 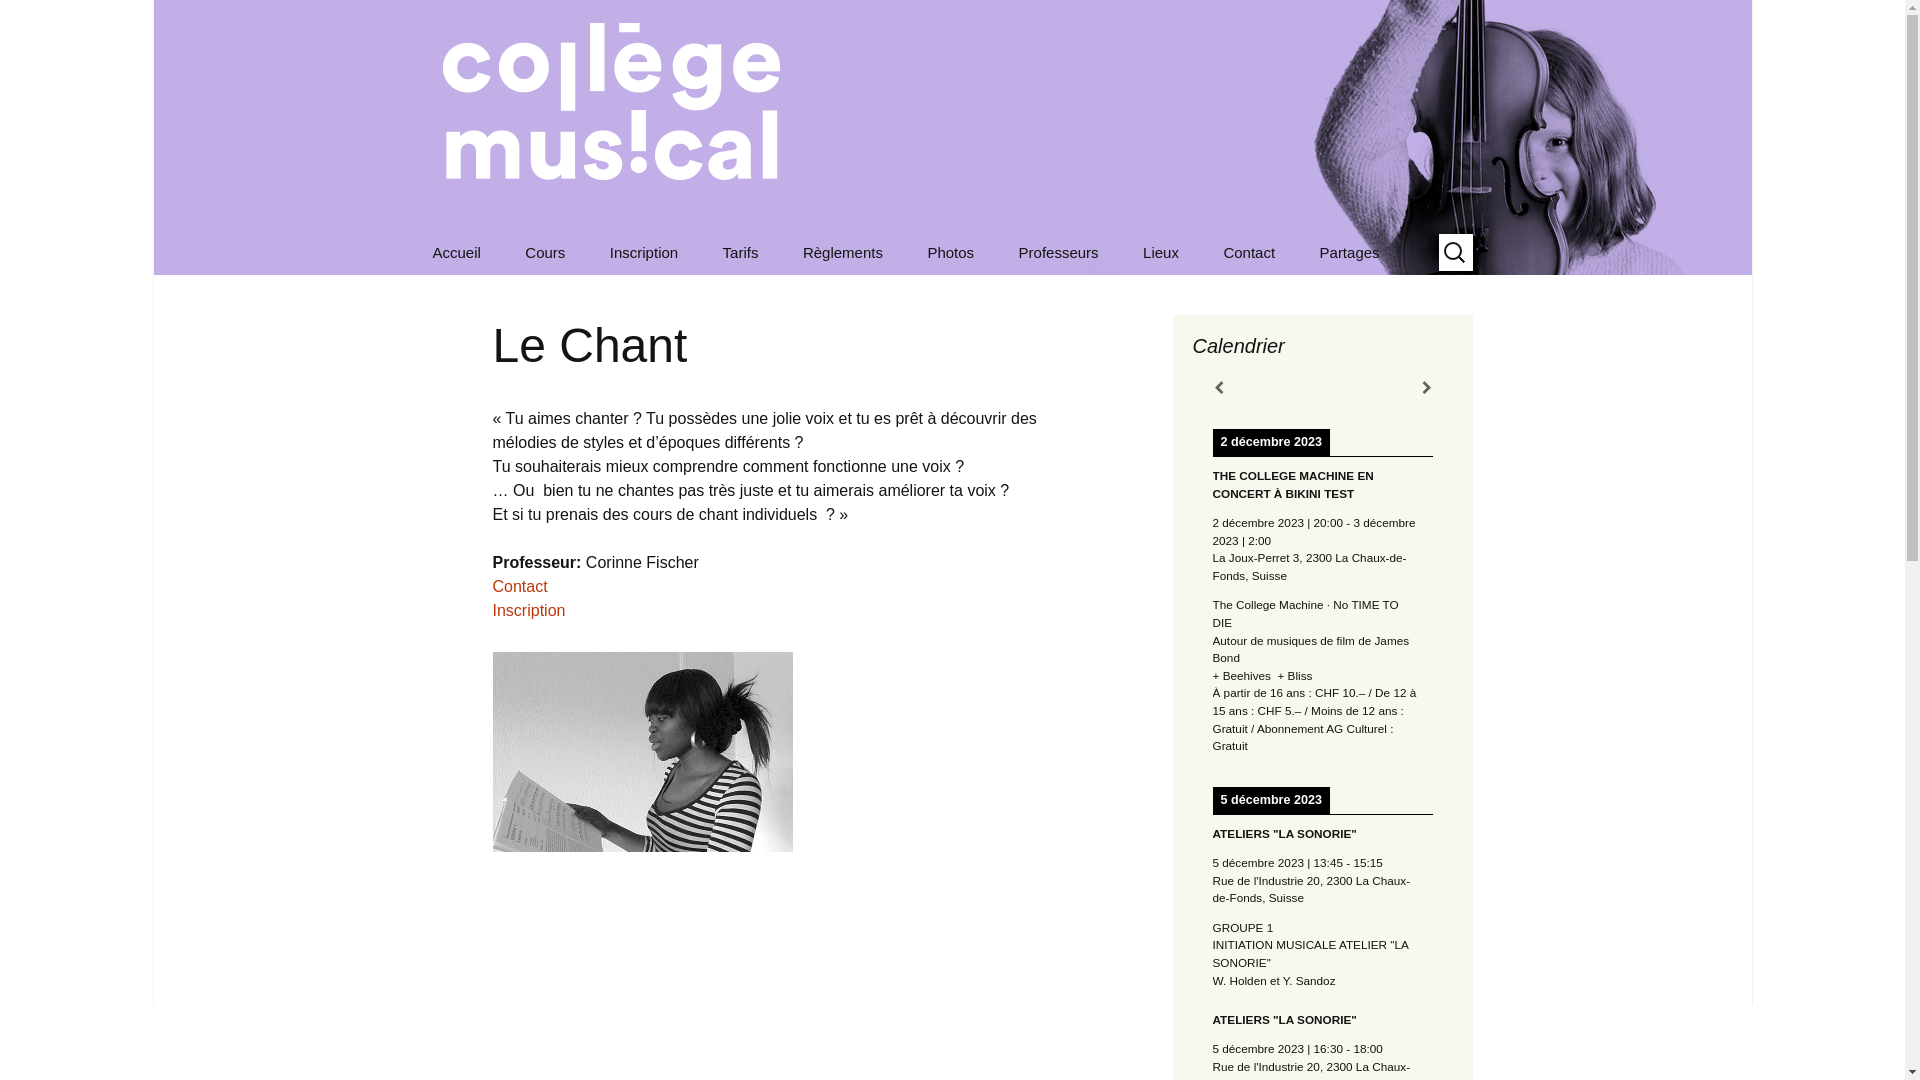 I want to click on 'Cours', so click(x=545, y=251).